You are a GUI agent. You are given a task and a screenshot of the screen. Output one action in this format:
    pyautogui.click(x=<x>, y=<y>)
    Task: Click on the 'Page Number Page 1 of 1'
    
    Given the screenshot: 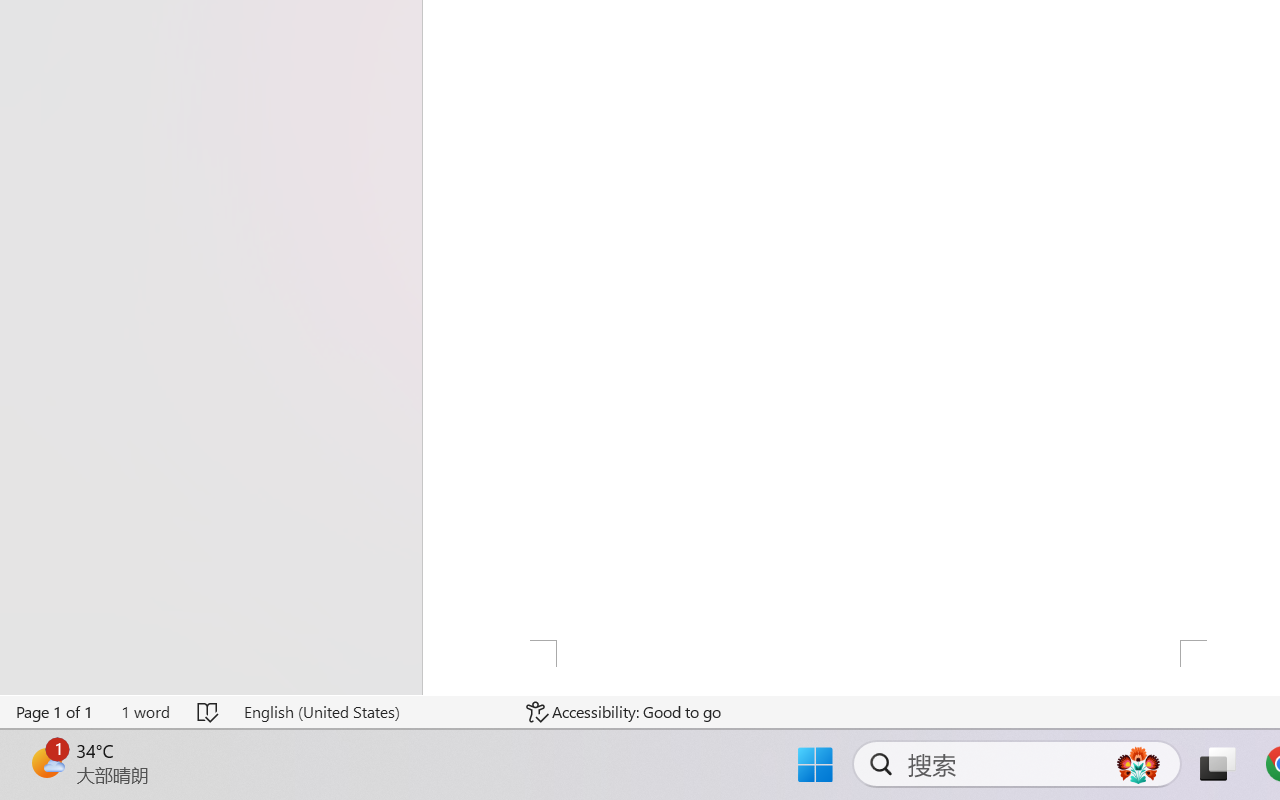 What is the action you would take?
    pyautogui.click(x=55, y=711)
    